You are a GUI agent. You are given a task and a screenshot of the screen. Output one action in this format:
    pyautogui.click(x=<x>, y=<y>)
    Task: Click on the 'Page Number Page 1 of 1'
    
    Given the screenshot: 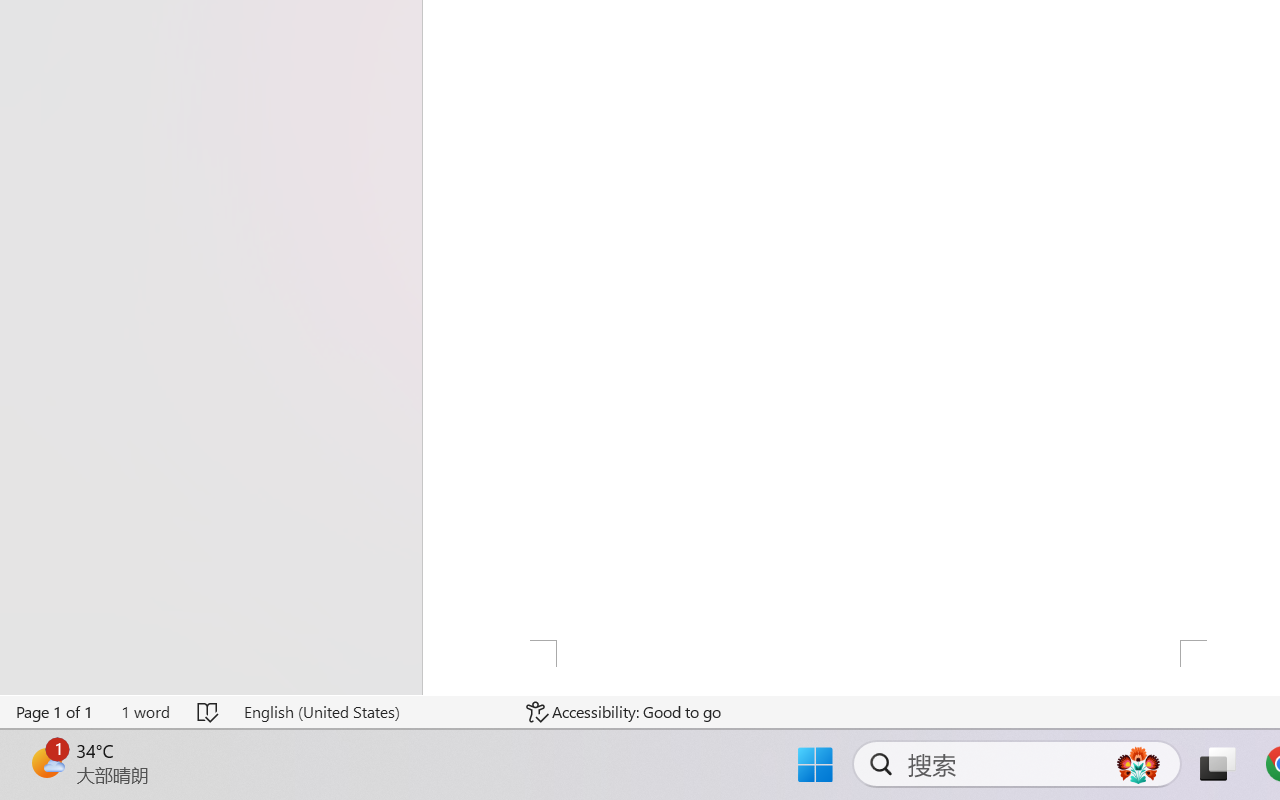 What is the action you would take?
    pyautogui.click(x=55, y=711)
    